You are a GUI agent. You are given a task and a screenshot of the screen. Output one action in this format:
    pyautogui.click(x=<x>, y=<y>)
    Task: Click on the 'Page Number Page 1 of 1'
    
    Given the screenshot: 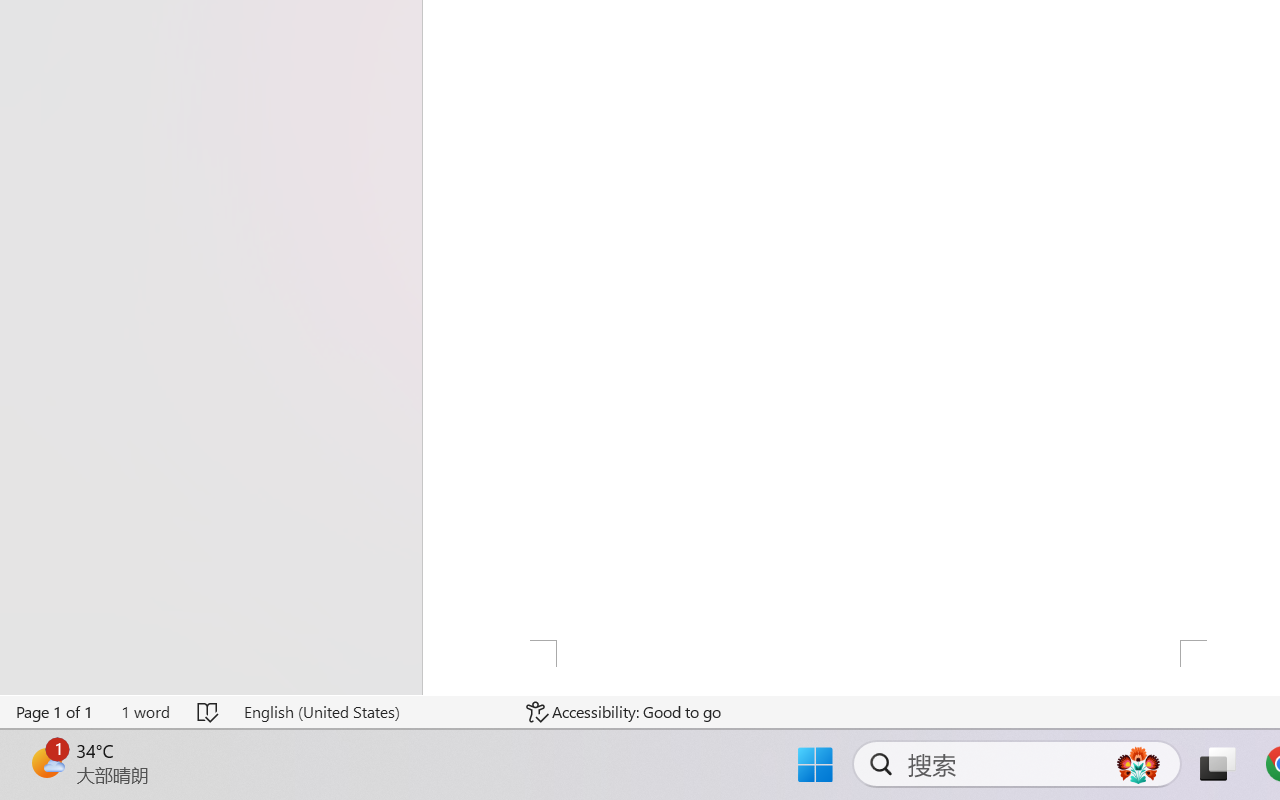 What is the action you would take?
    pyautogui.click(x=55, y=711)
    